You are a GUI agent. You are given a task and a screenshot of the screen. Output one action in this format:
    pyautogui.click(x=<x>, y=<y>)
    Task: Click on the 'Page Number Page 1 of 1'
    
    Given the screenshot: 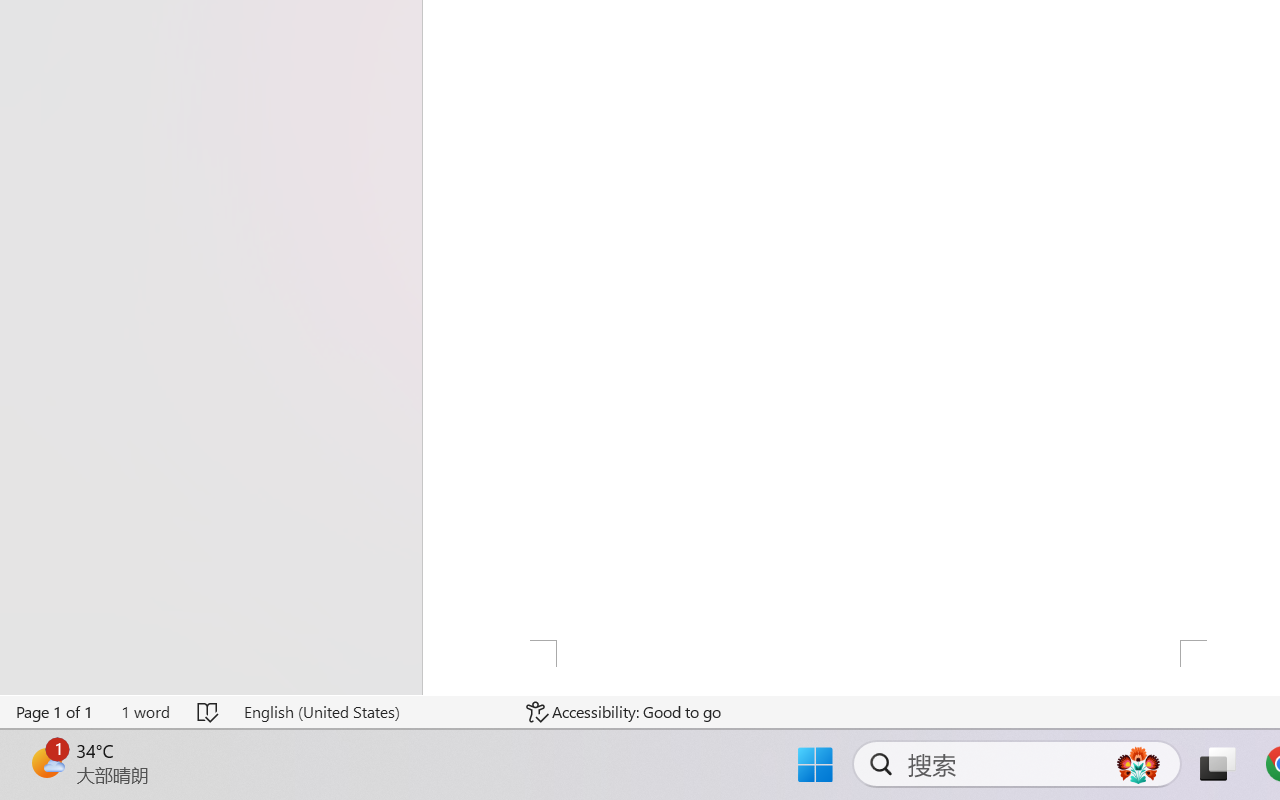 What is the action you would take?
    pyautogui.click(x=55, y=711)
    